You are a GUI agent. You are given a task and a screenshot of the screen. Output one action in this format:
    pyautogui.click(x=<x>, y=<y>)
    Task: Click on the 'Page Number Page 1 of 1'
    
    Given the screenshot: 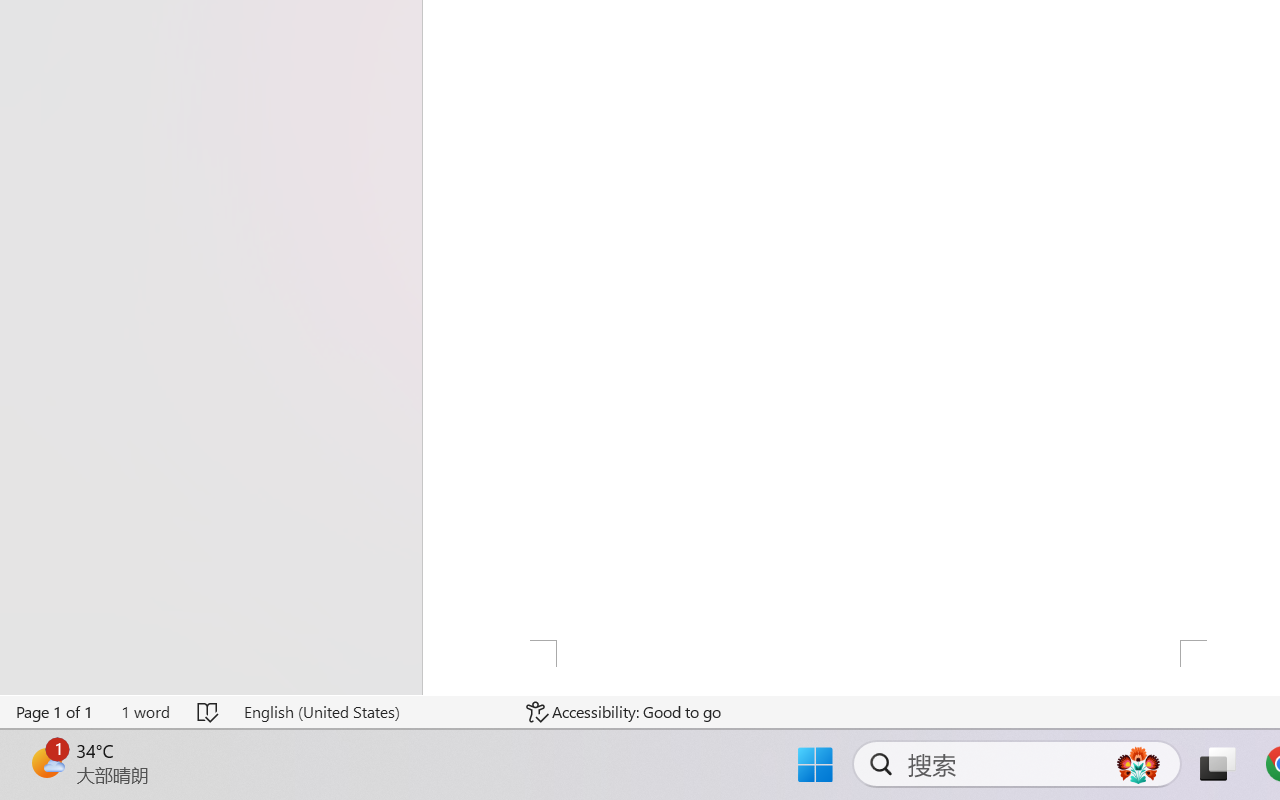 What is the action you would take?
    pyautogui.click(x=55, y=711)
    